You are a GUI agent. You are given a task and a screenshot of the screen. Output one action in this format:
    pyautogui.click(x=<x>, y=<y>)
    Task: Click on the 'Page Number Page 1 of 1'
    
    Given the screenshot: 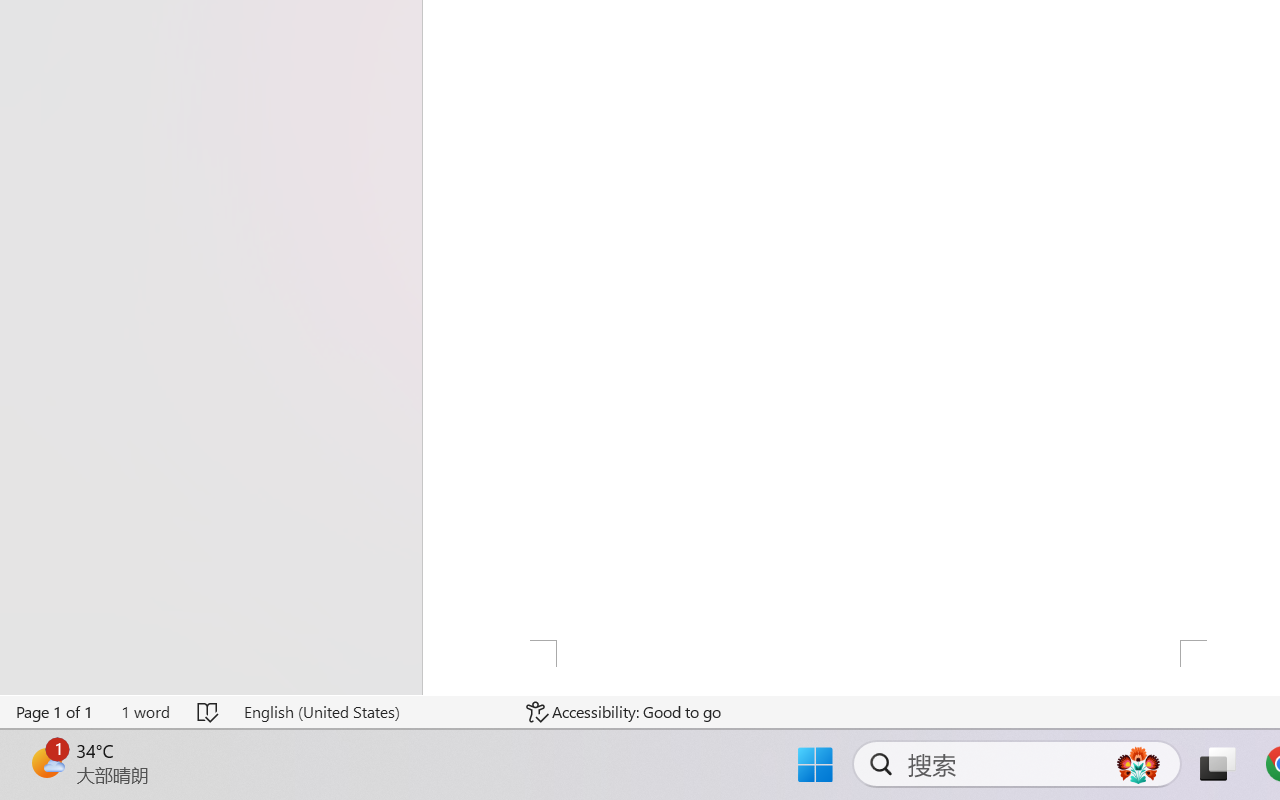 What is the action you would take?
    pyautogui.click(x=55, y=711)
    